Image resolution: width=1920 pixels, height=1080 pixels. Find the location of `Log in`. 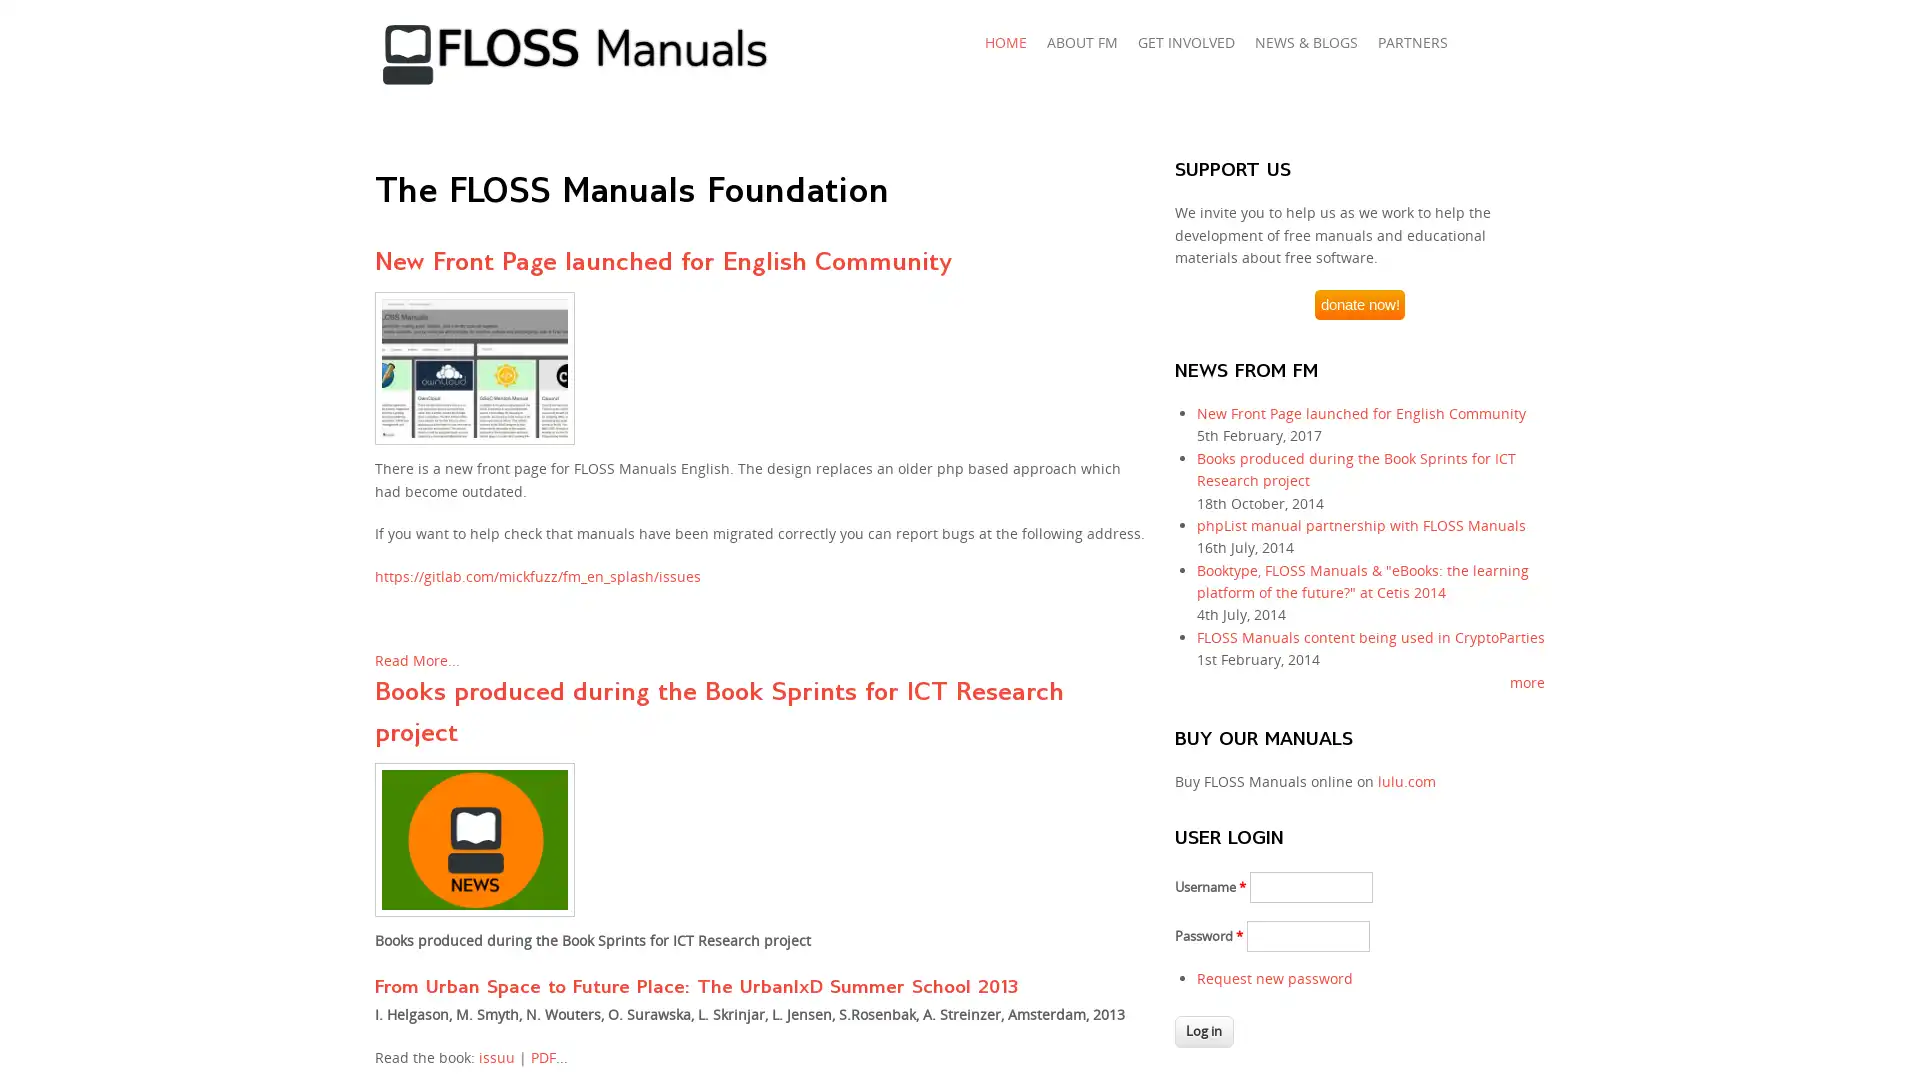

Log in is located at coordinates (1203, 1032).